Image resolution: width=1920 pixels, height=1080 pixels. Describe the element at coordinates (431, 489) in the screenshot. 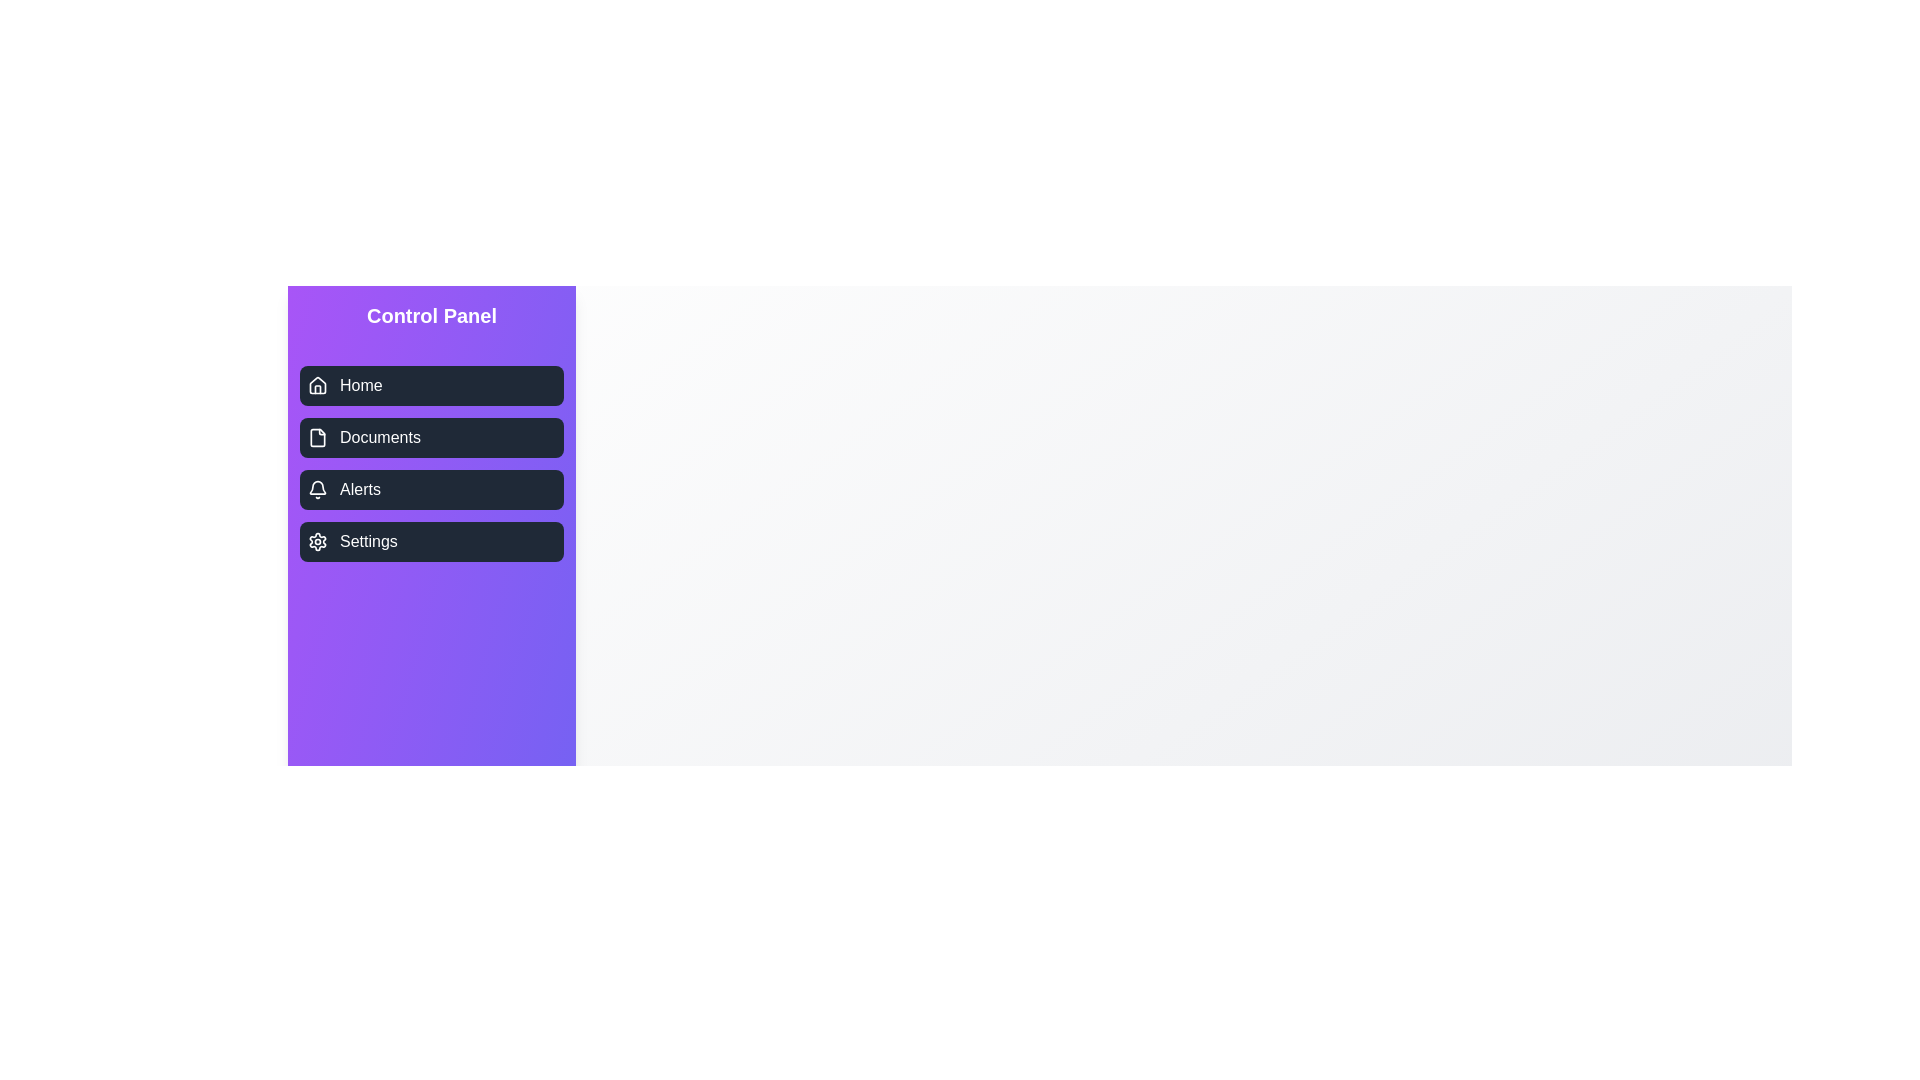

I see `the navigation item Alerts to view its hover effect` at that location.